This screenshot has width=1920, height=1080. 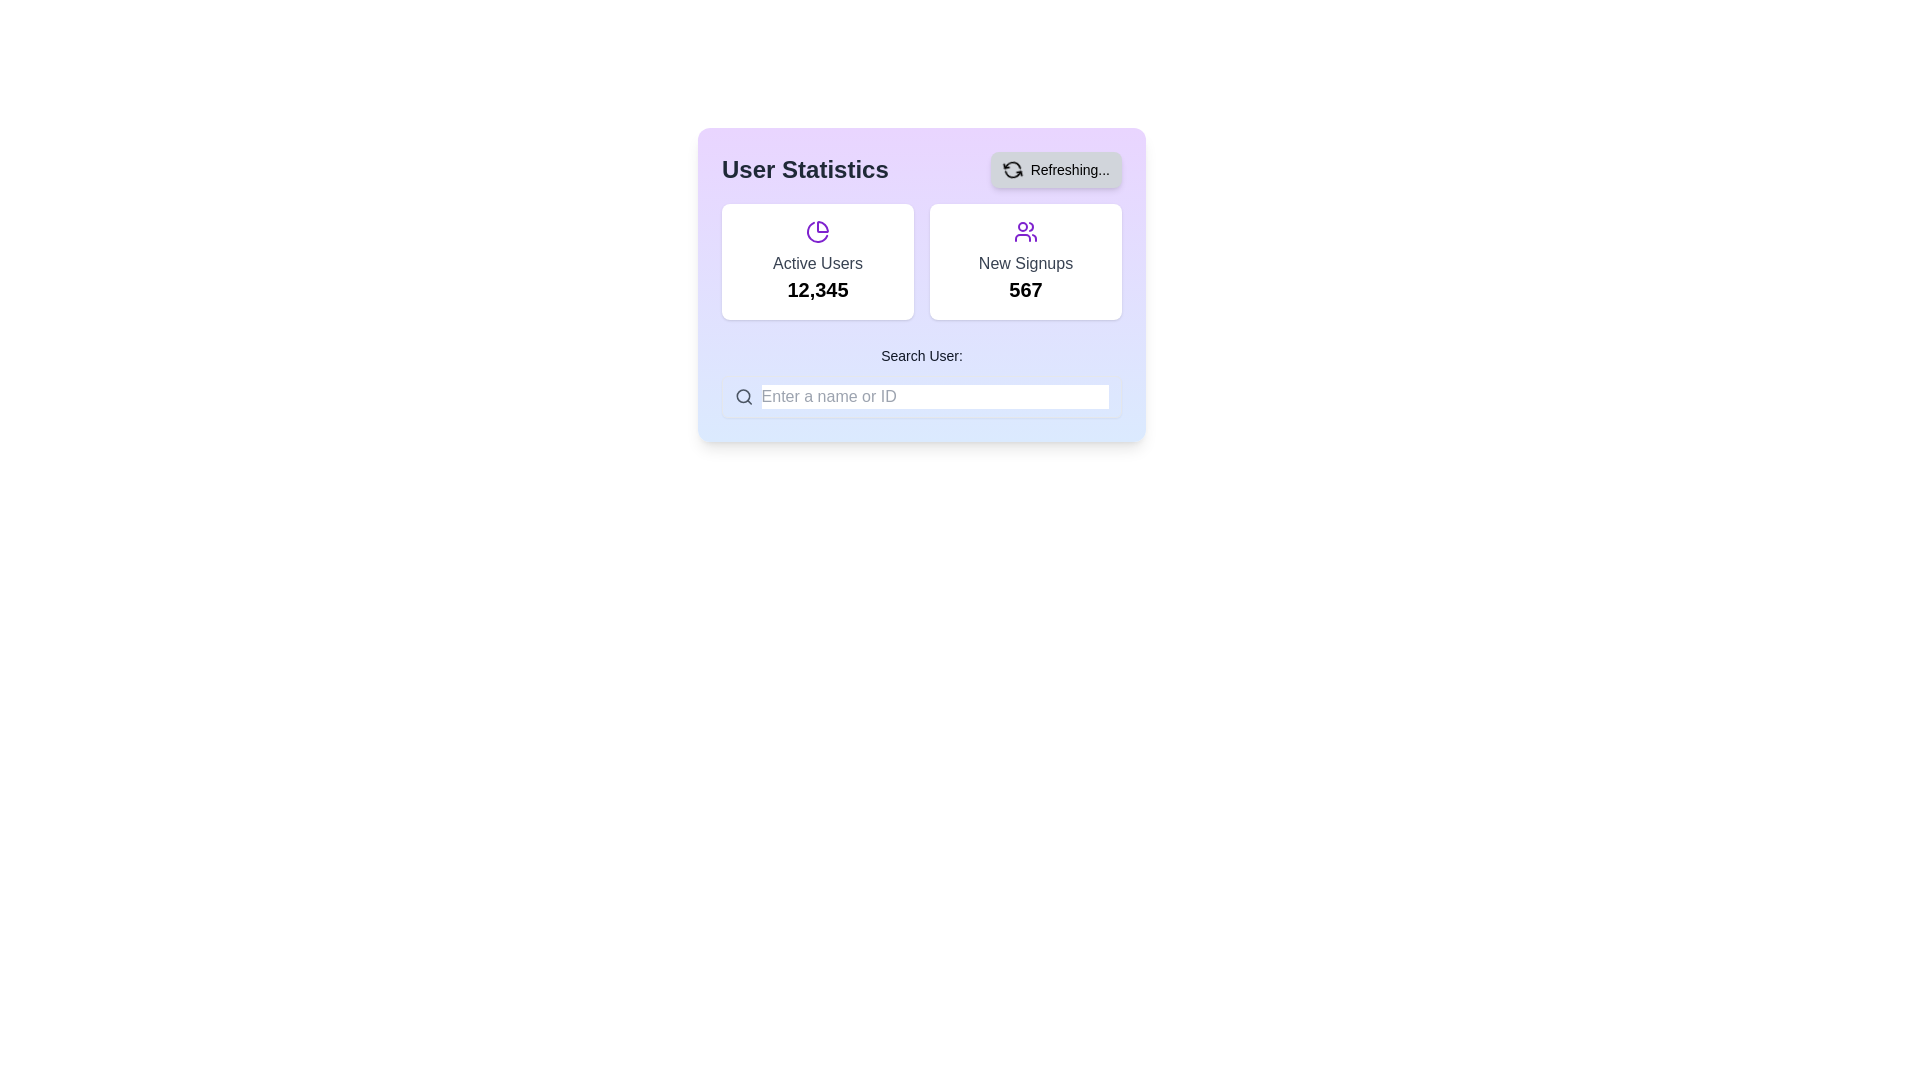 I want to click on the search input field located at the bottom of the statistics card to focus on it, so click(x=920, y=381).